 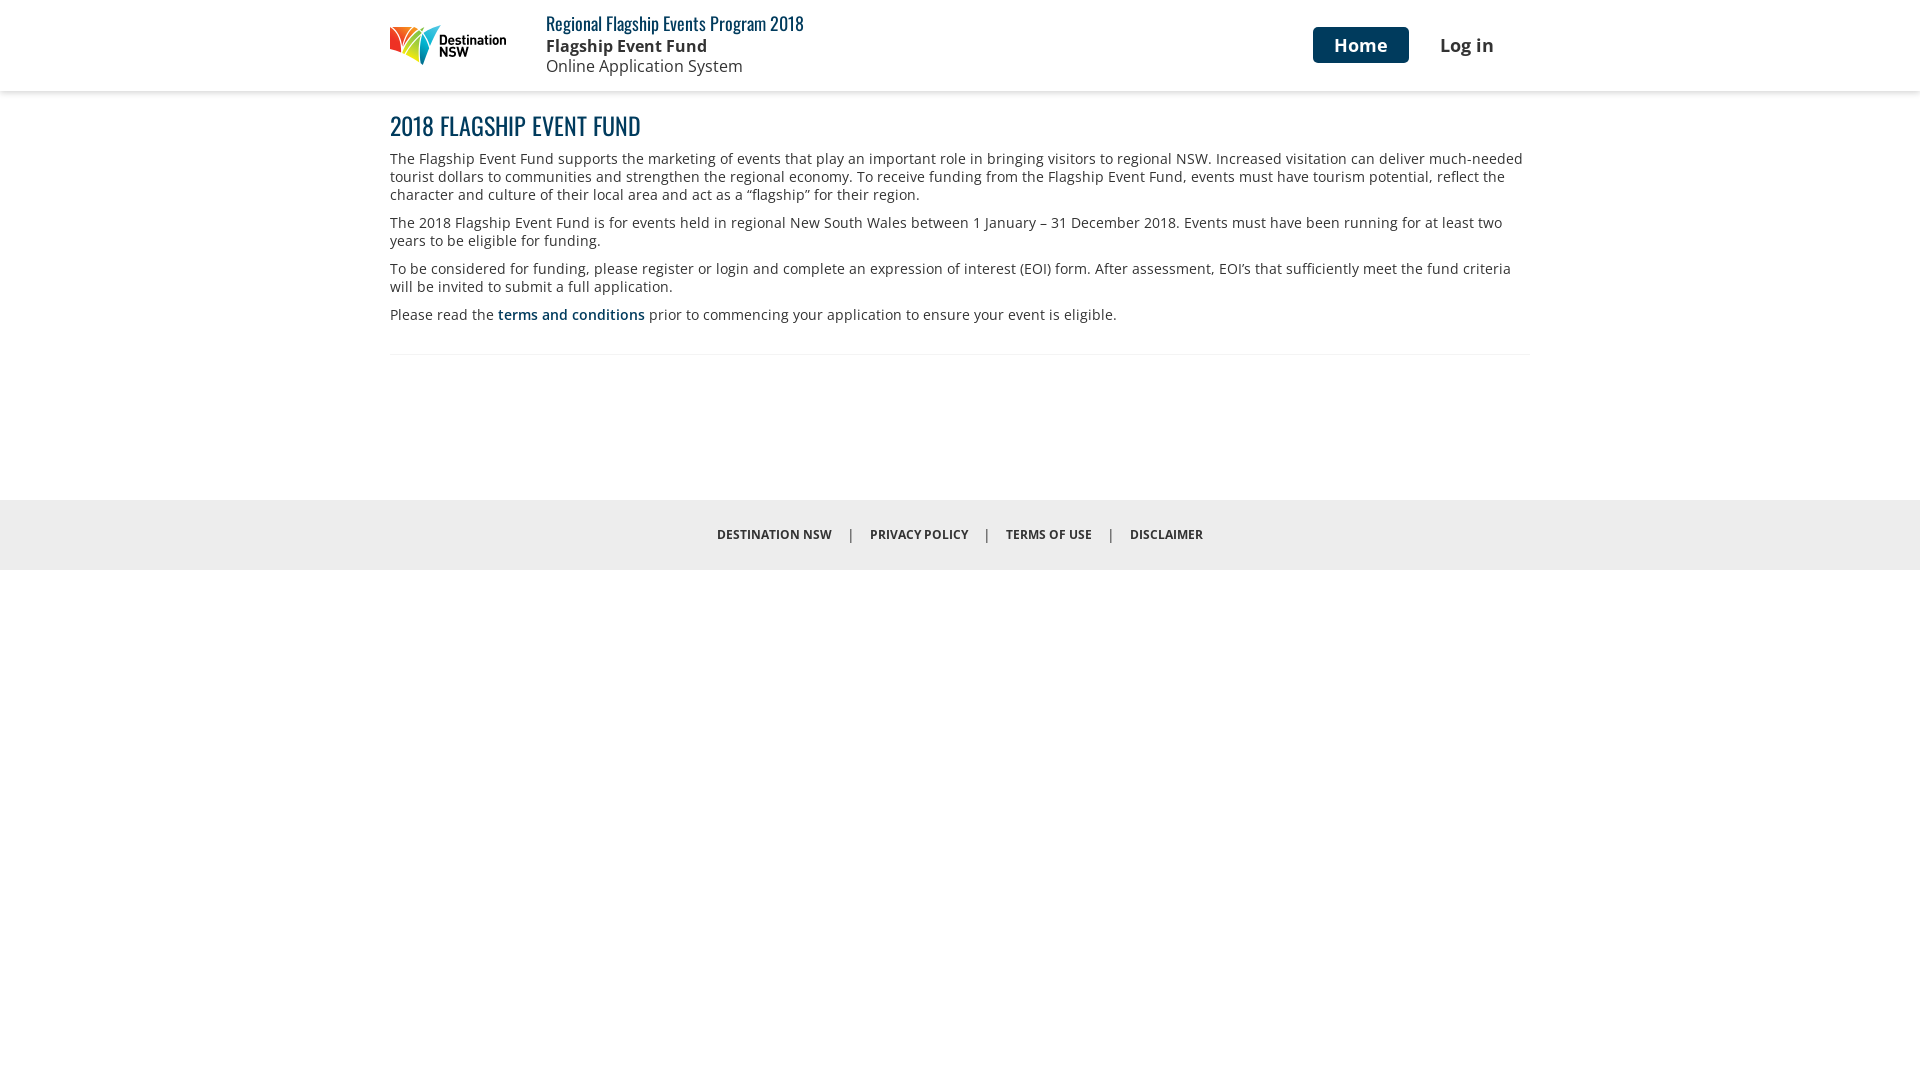 What do you see at coordinates (546, 23) in the screenshot?
I see `'Regional Flagship Events Program 2018'` at bounding box center [546, 23].